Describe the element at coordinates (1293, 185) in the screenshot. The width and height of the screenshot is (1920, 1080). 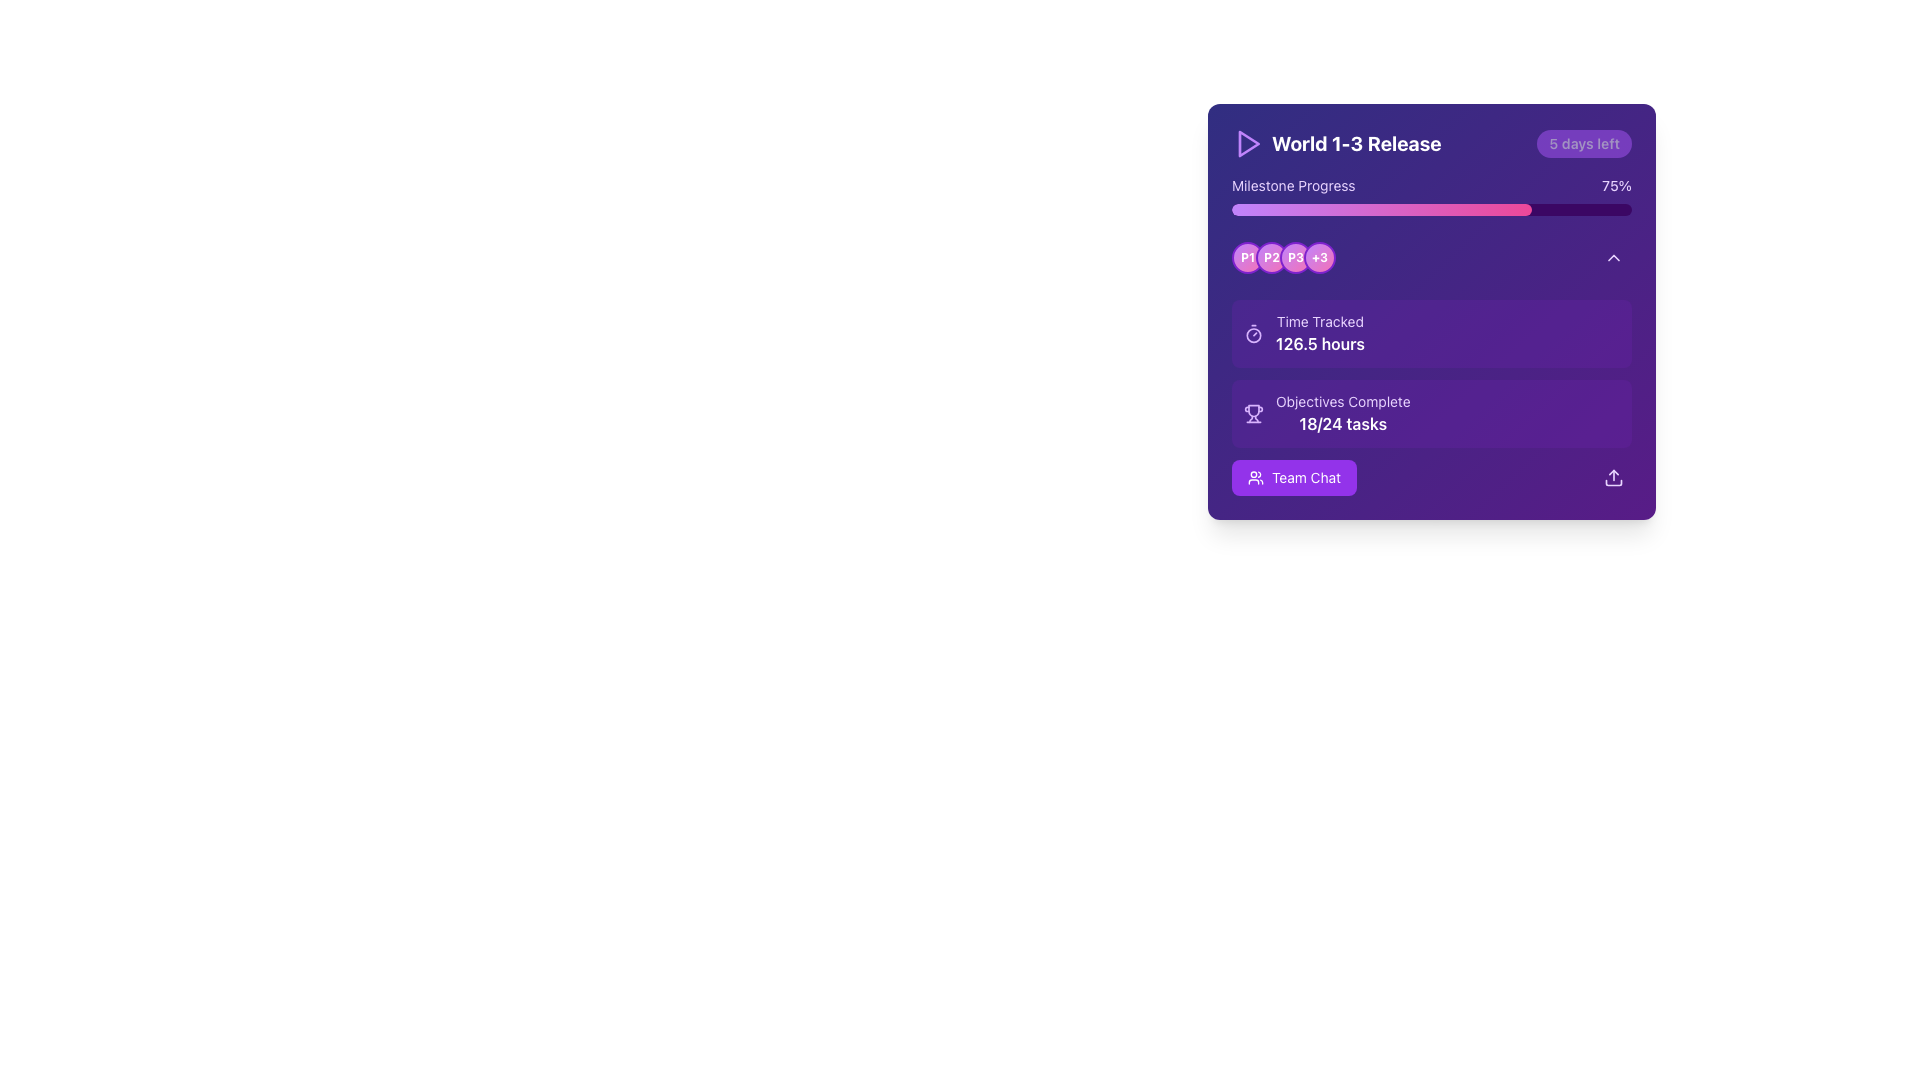
I see `the static text label that identifies the progress bar beneath it, located below the title 'World 1-3 Release' and above the progress bar` at that location.